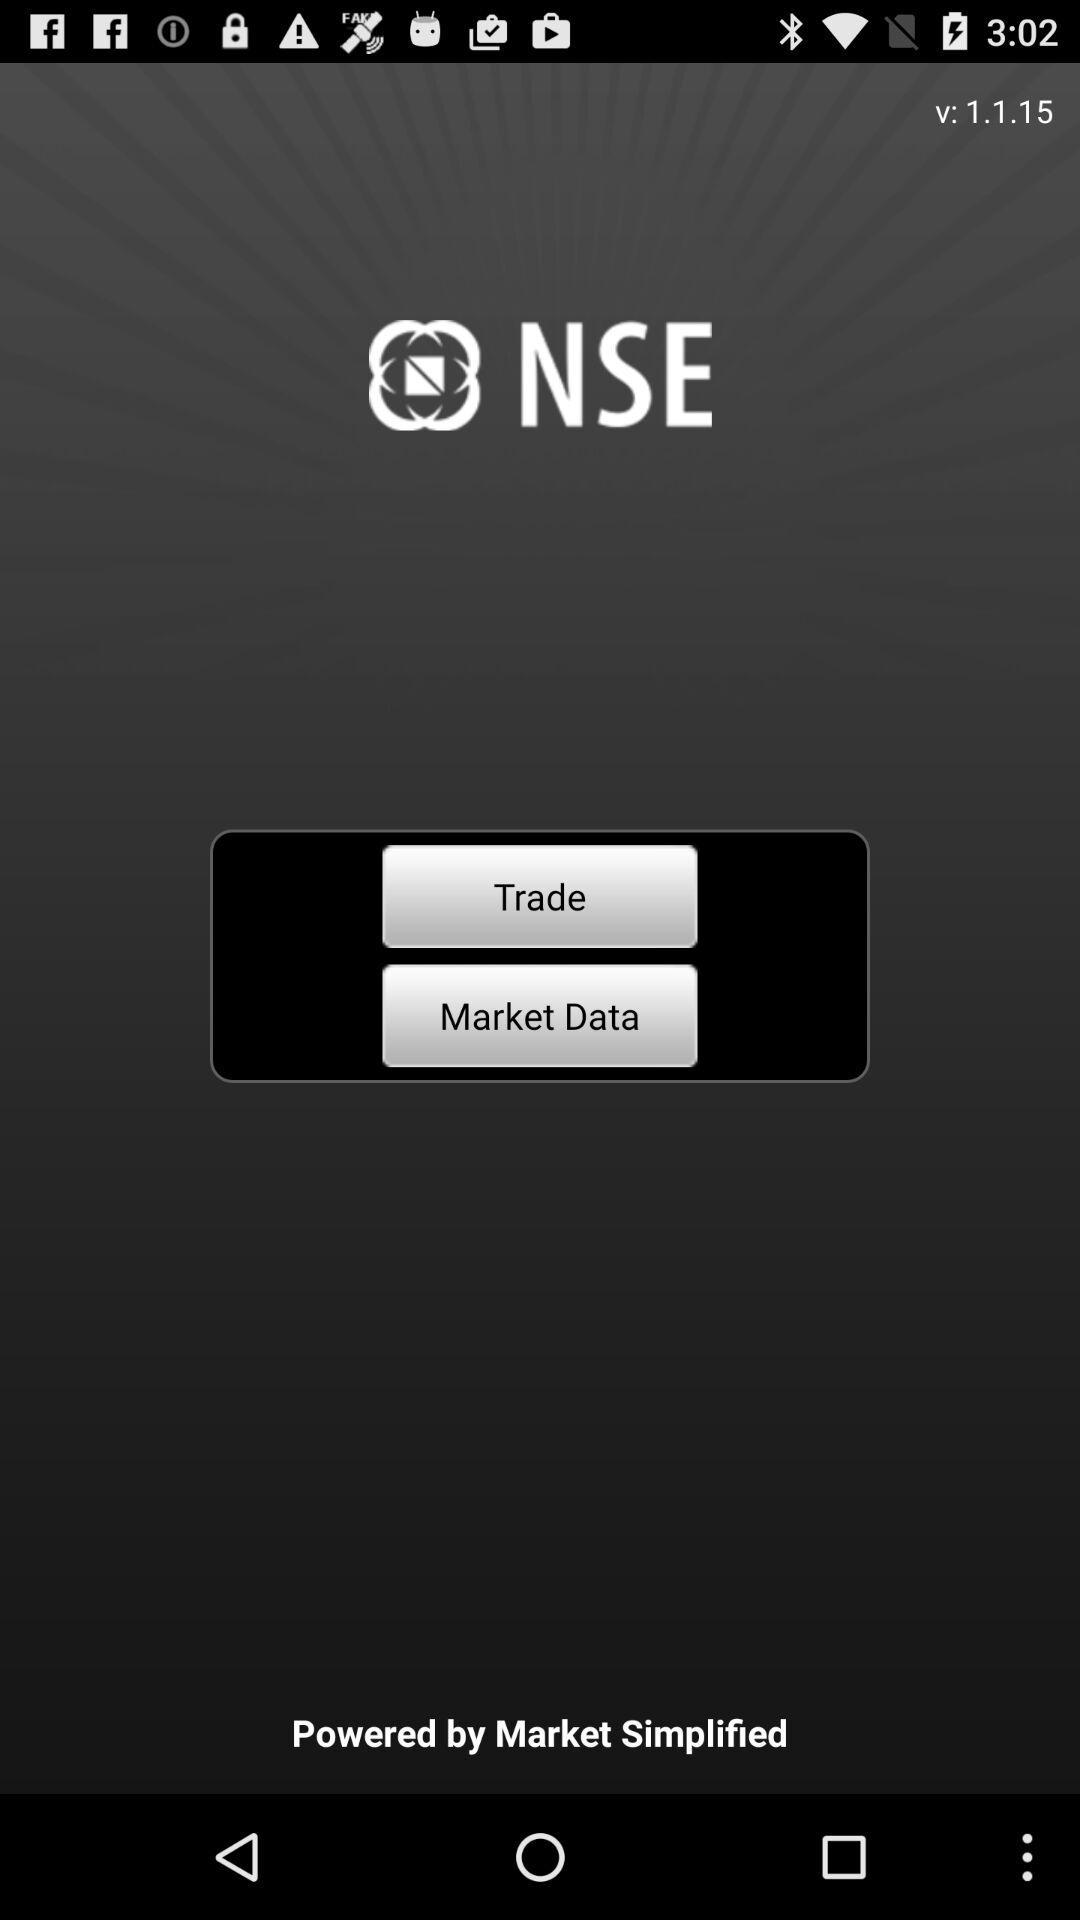 The width and height of the screenshot is (1080, 1920). What do you see at coordinates (540, 1015) in the screenshot?
I see `the item above powered by market icon` at bounding box center [540, 1015].